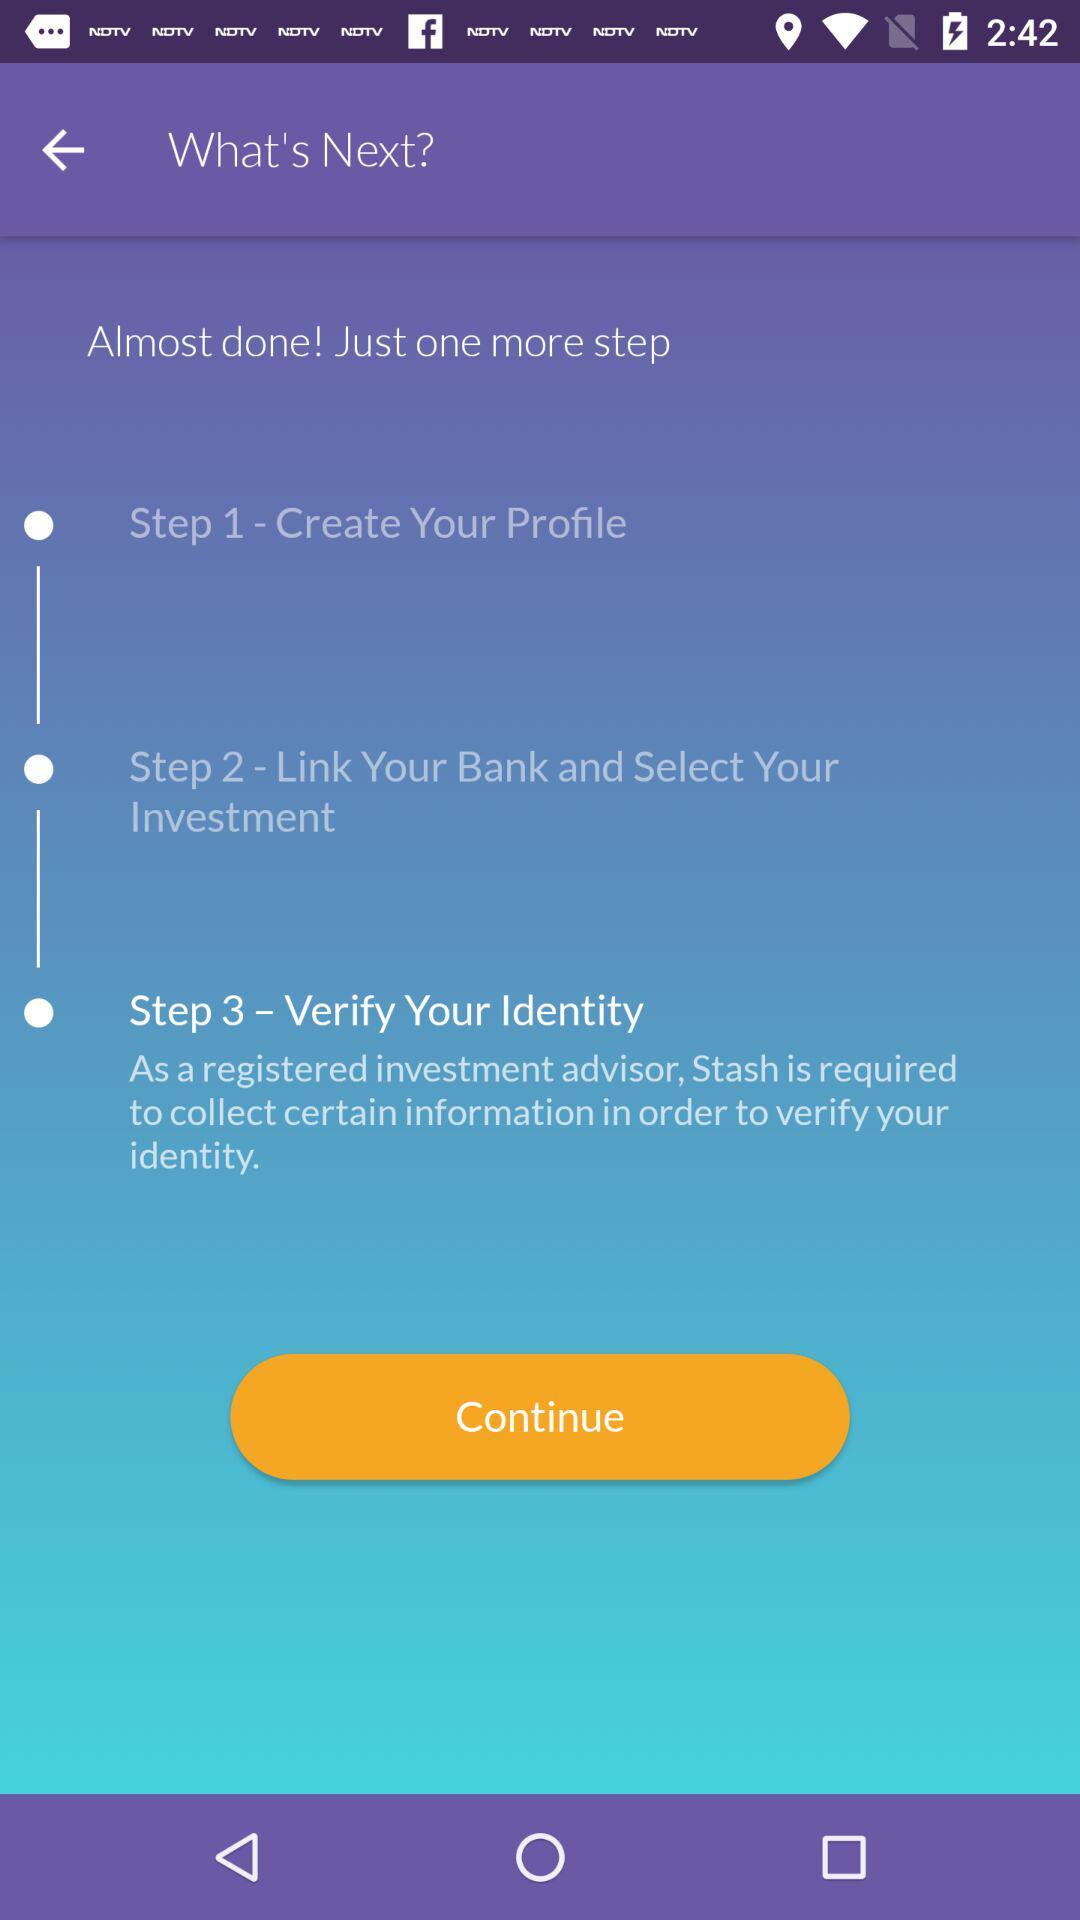 Image resolution: width=1080 pixels, height=1920 pixels. What do you see at coordinates (61, 148) in the screenshot?
I see `go back` at bounding box center [61, 148].